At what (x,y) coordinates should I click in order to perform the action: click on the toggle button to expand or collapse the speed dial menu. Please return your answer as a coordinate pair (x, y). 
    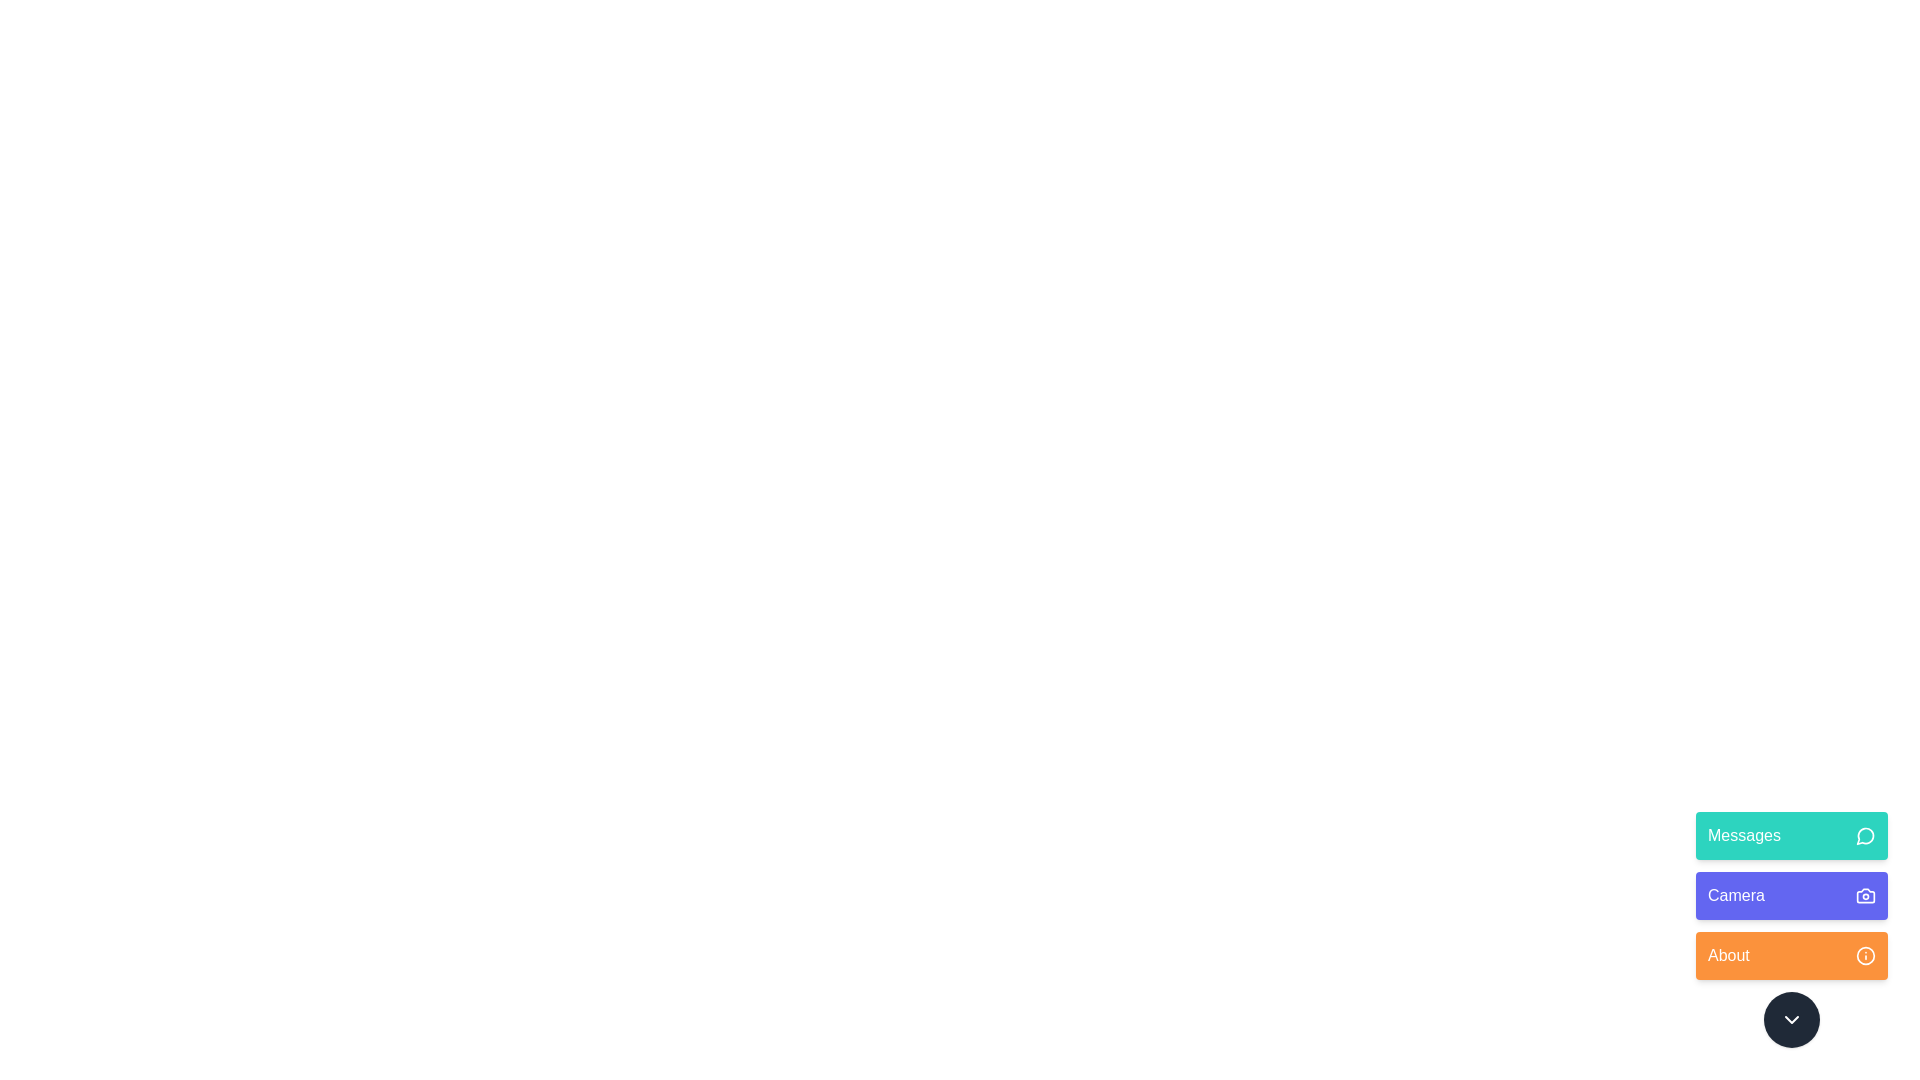
    Looking at the image, I should click on (1791, 1019).